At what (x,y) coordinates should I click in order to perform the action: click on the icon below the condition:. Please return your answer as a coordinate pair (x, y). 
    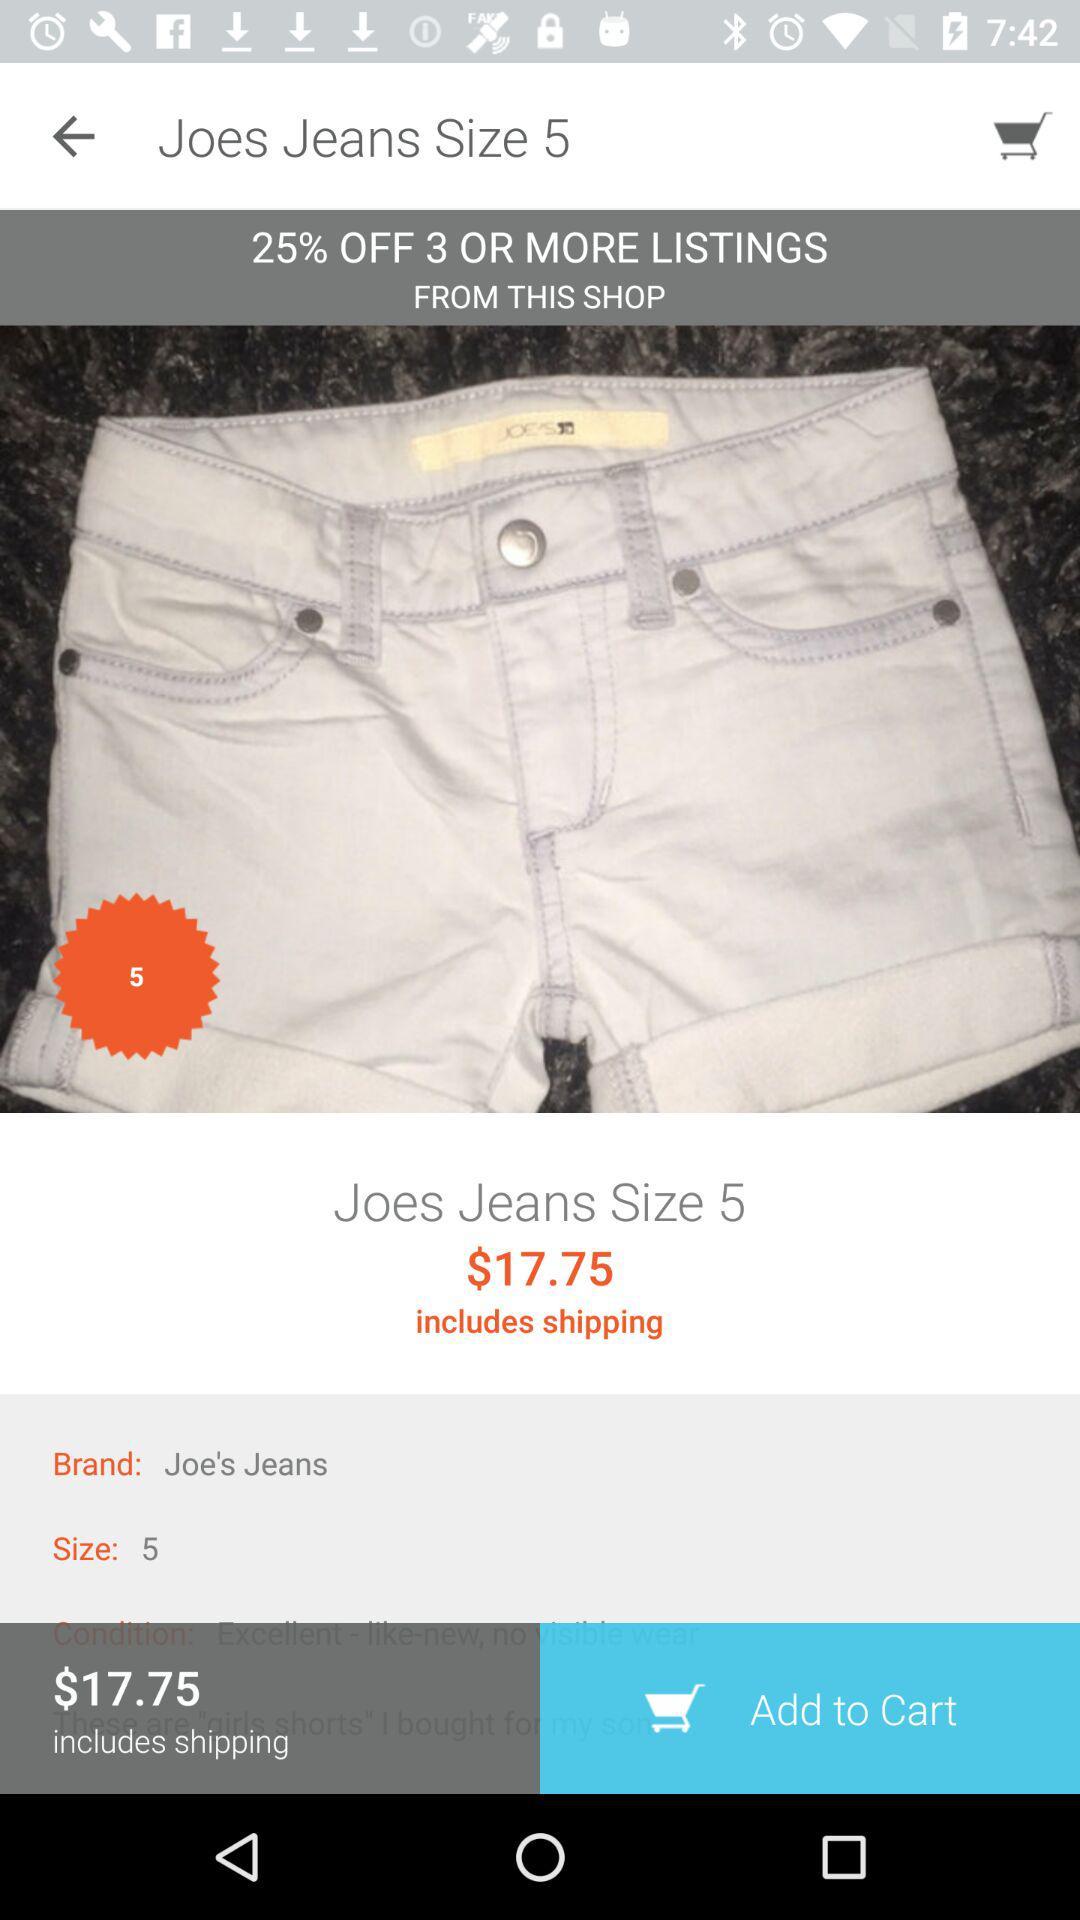
    Looking at the image, I should click on (355, 1721).